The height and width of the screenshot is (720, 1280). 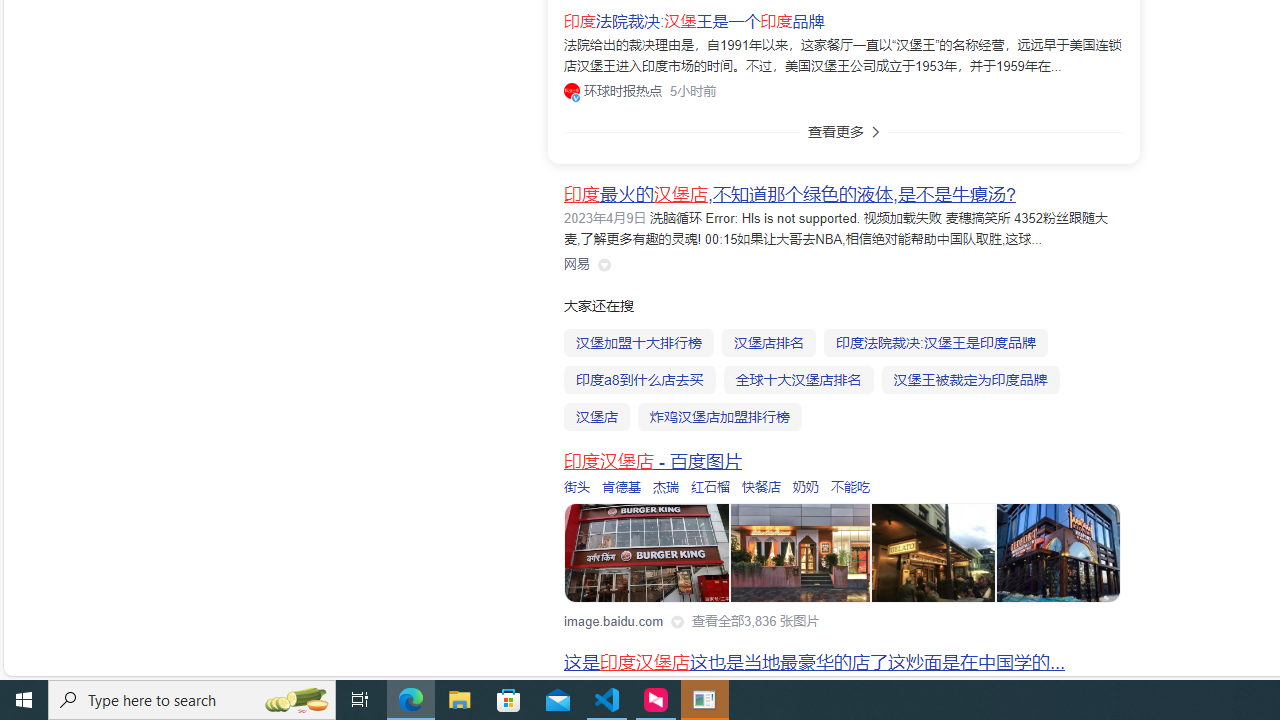 What do you see at coordinates (576, 263) in the screenshot?
I see `'Class: siteLink_9TPP3'` at bounding box center [576, 263].